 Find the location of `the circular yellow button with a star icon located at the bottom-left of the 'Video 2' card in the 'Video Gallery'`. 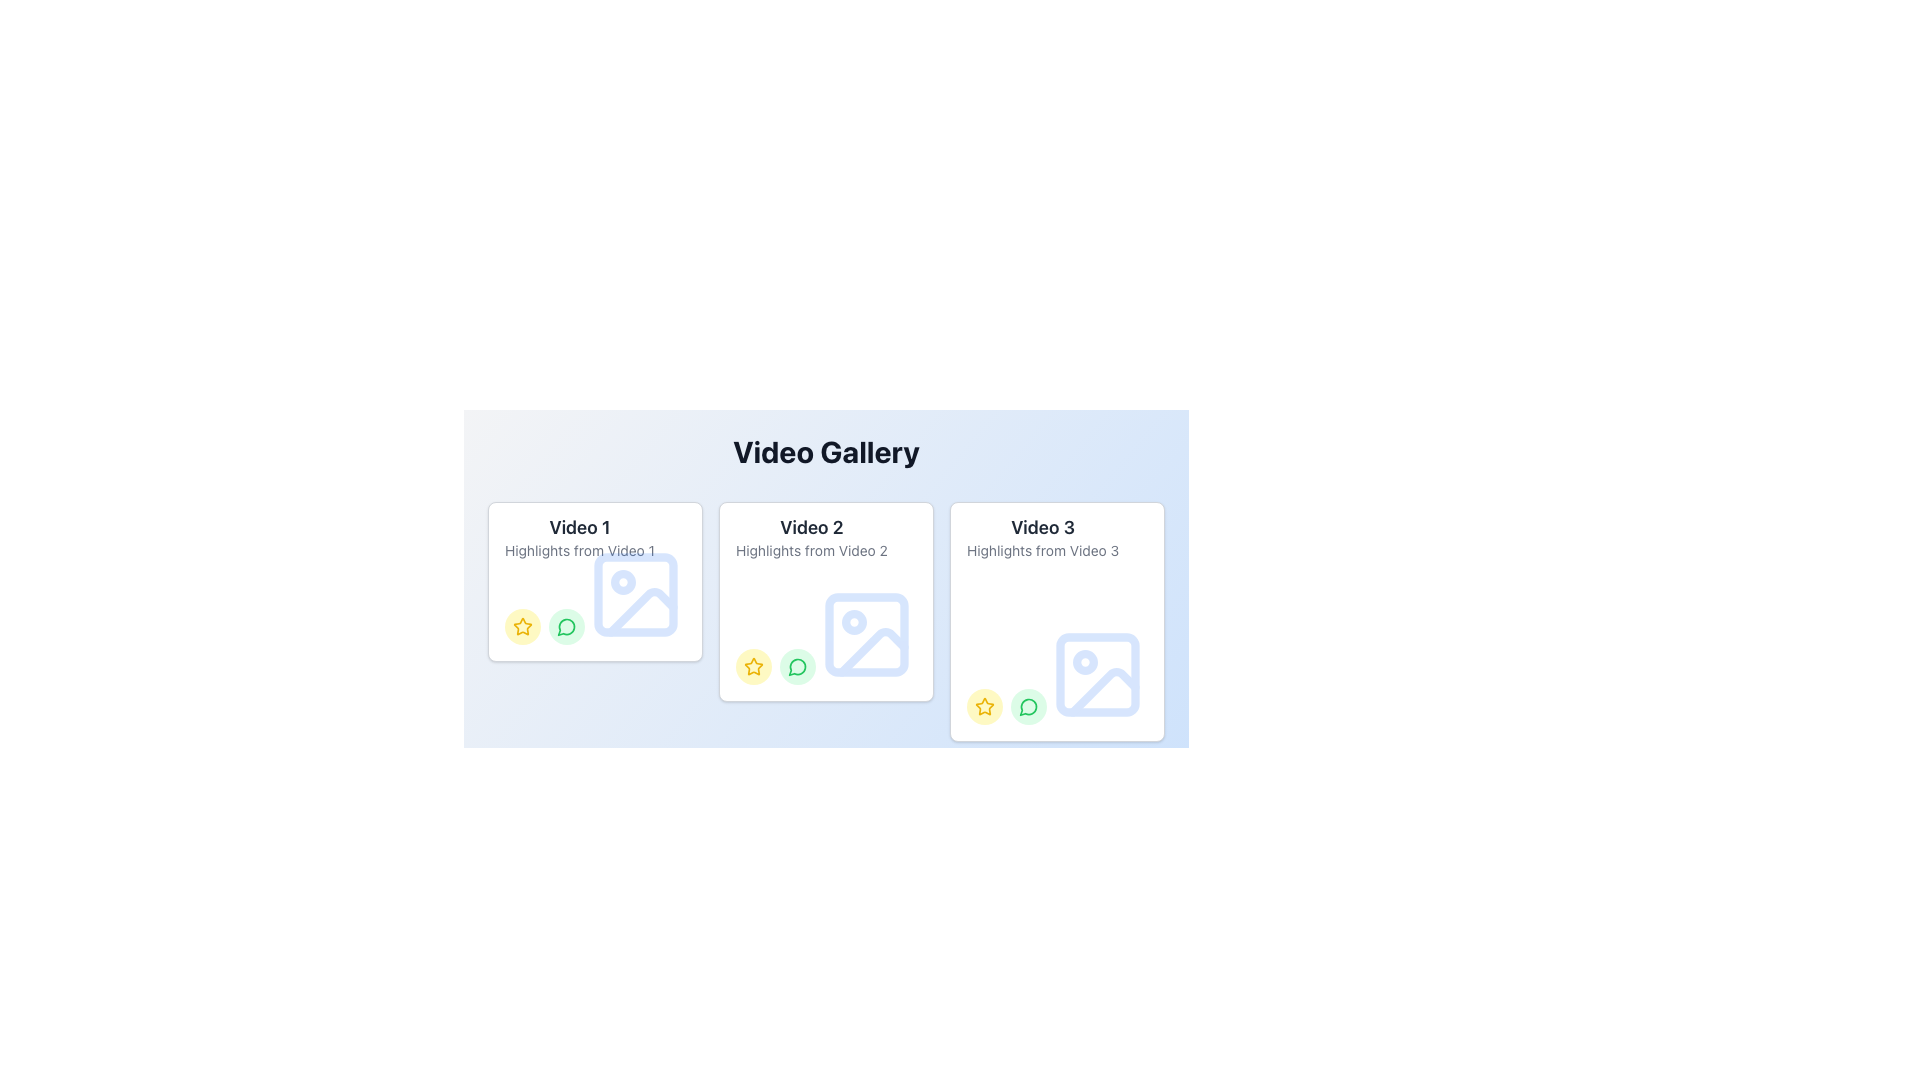

the circular yellow button with a star icon located at the bottom-left of the 'Video 2' card in the 'Video Gallery' is located at coordinates (752, 667).